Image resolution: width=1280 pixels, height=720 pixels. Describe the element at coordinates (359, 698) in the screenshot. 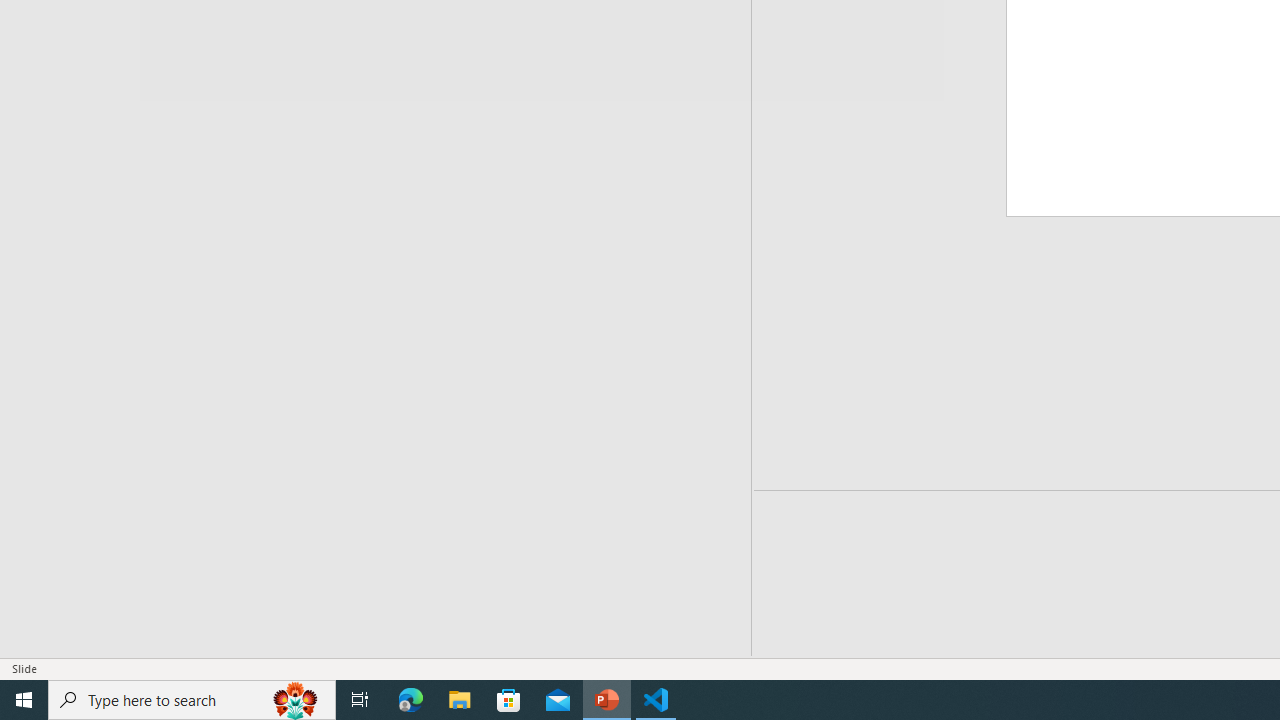

I see `'Task View'` at that location.